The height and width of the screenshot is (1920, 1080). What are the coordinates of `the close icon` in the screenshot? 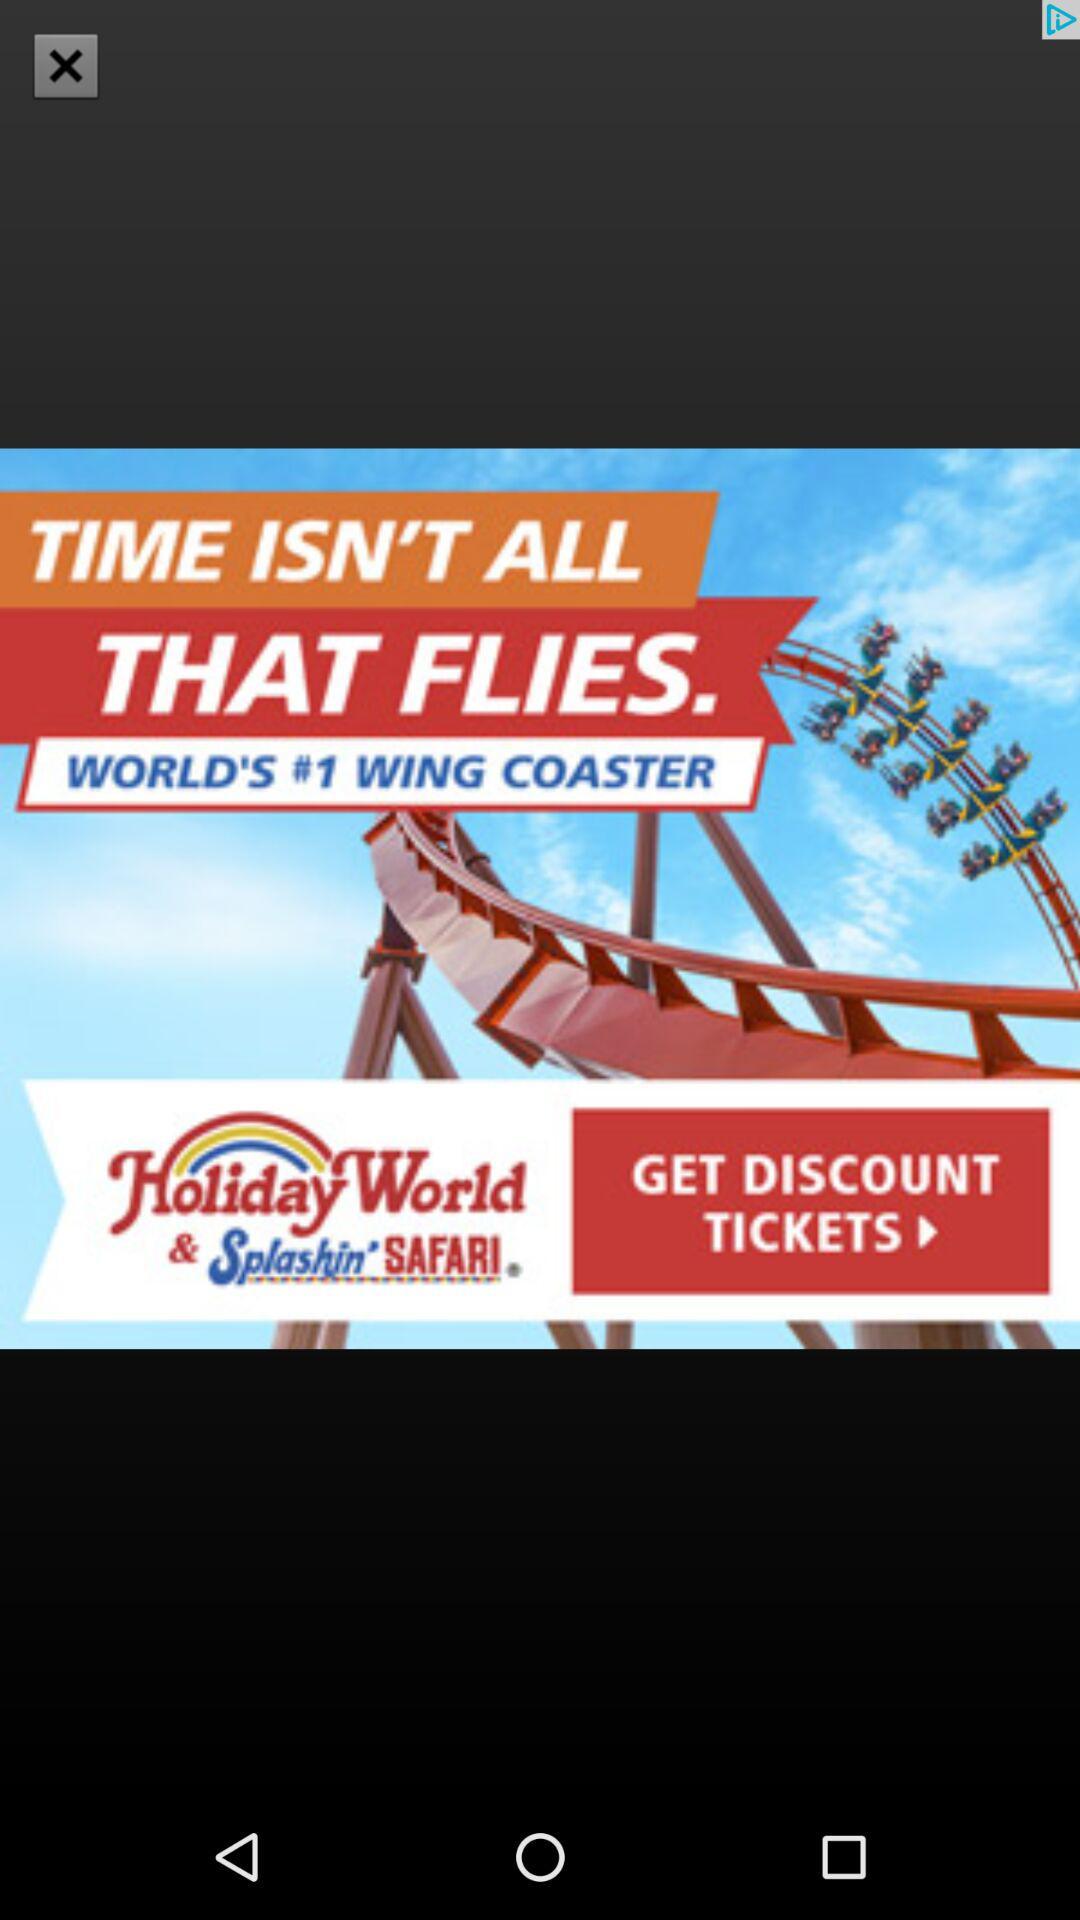 It's located at (64, 70).